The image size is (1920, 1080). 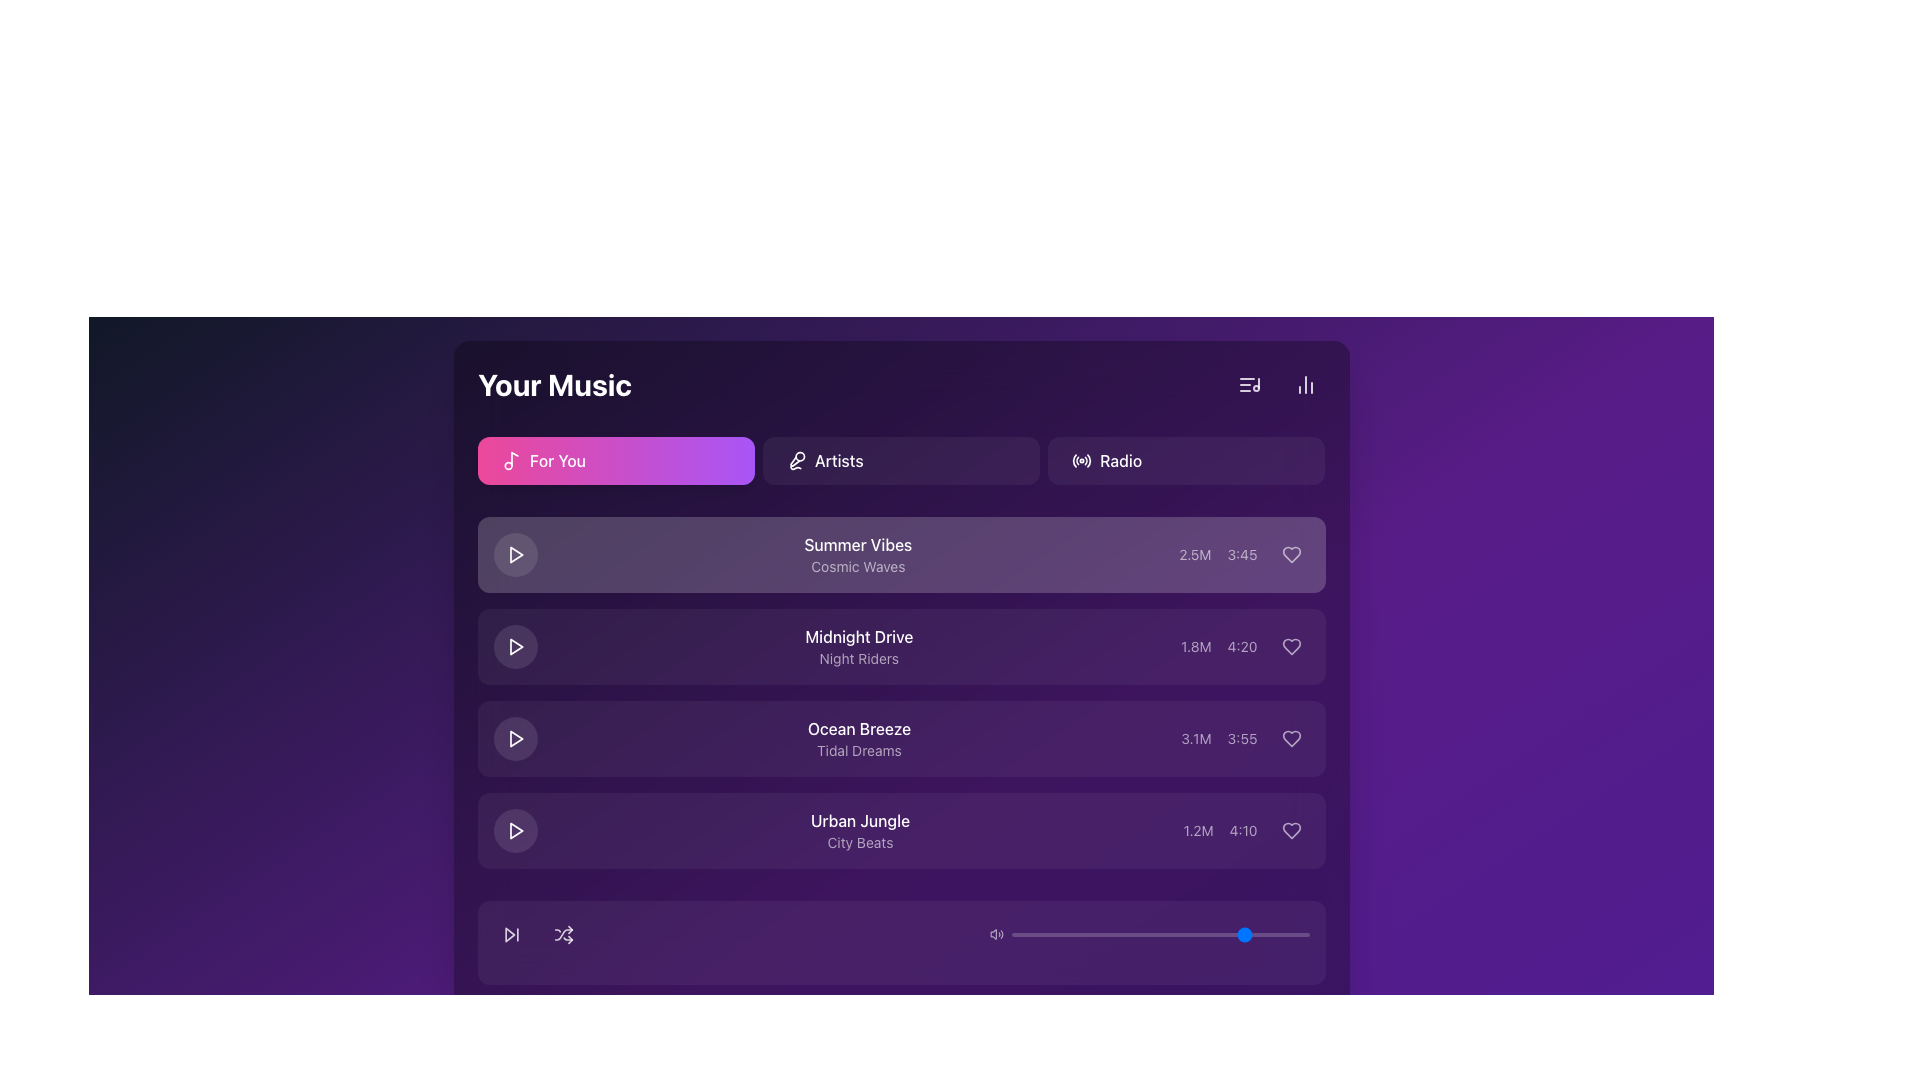 What do you see at coordinates (1291, 739) in the screenshot?
I see `the 'like' button for the song 'Ocean Breeze' to mark it as a favorite` at bounding box center [1291, 739].